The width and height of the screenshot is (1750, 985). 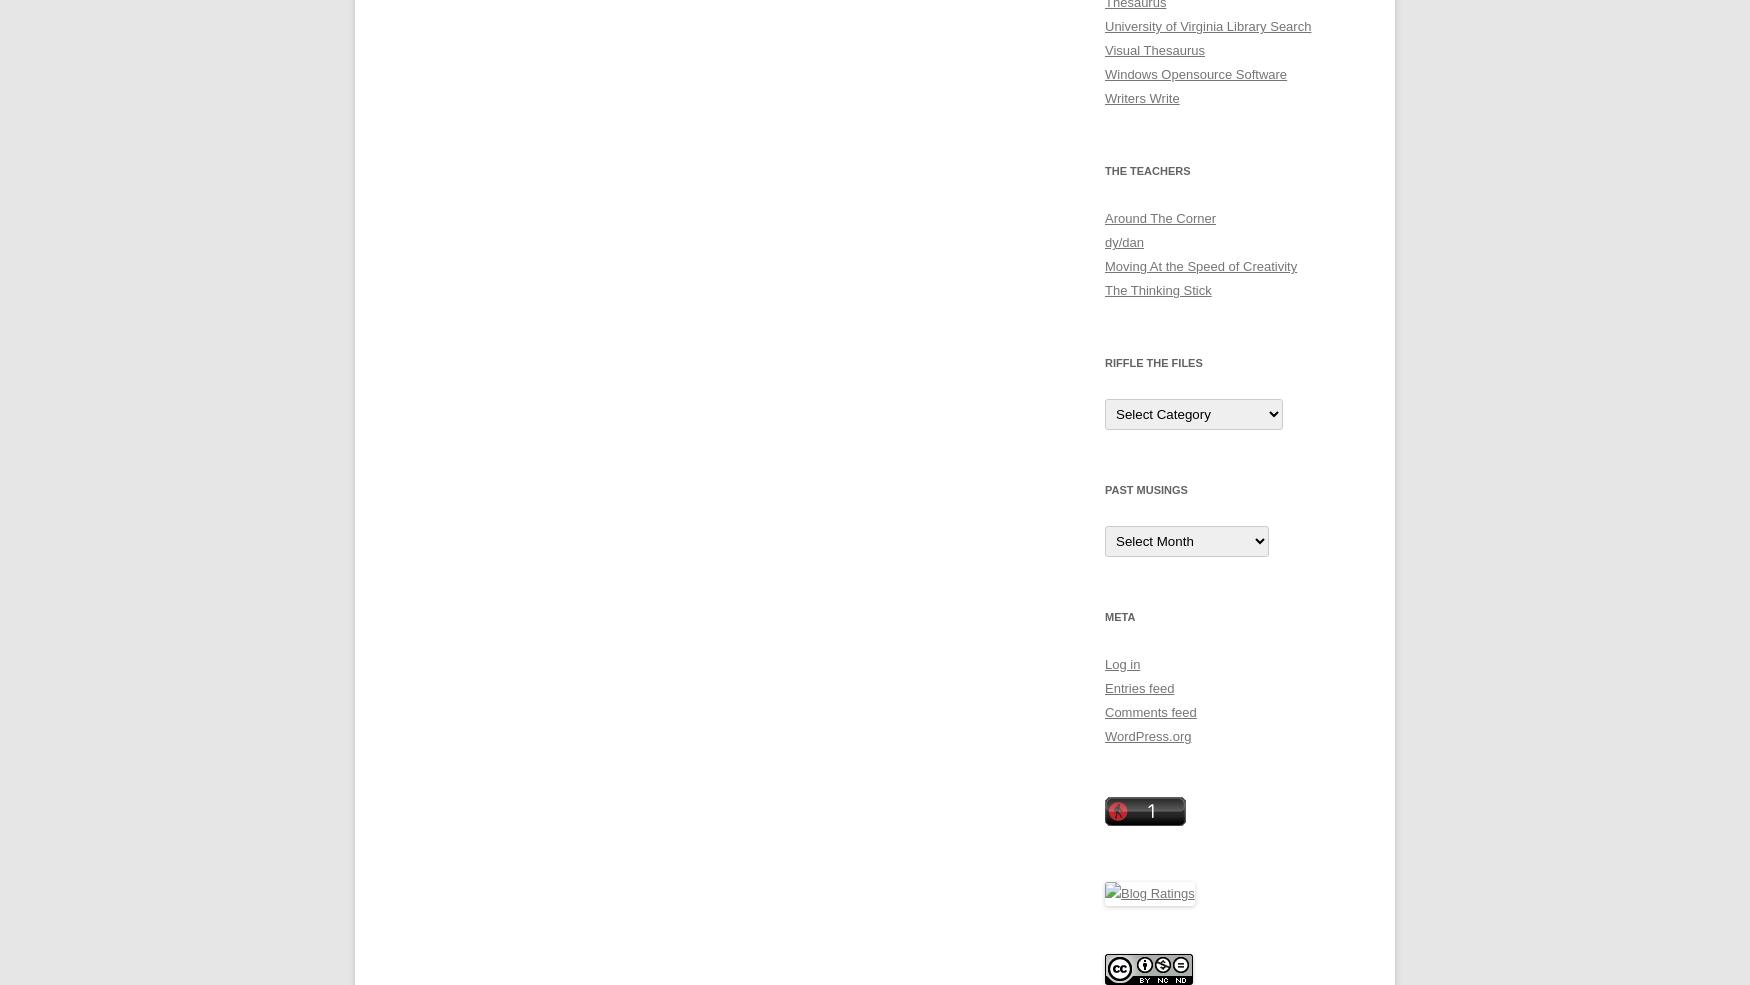 What do you see at coordinates (1195, 73) in the screenshot?
I see `'Windows Opensource Software'` at bounding box center [1195, 73].